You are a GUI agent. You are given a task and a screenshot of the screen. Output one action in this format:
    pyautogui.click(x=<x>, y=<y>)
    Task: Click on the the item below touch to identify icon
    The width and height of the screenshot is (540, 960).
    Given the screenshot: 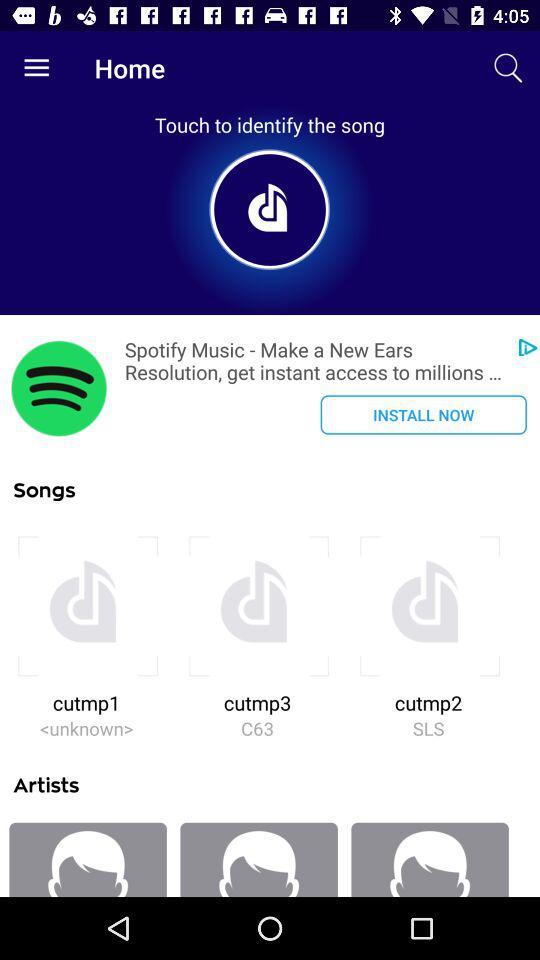 What is the action you would take?
    pyautogui.click(x=59, y=387)
    